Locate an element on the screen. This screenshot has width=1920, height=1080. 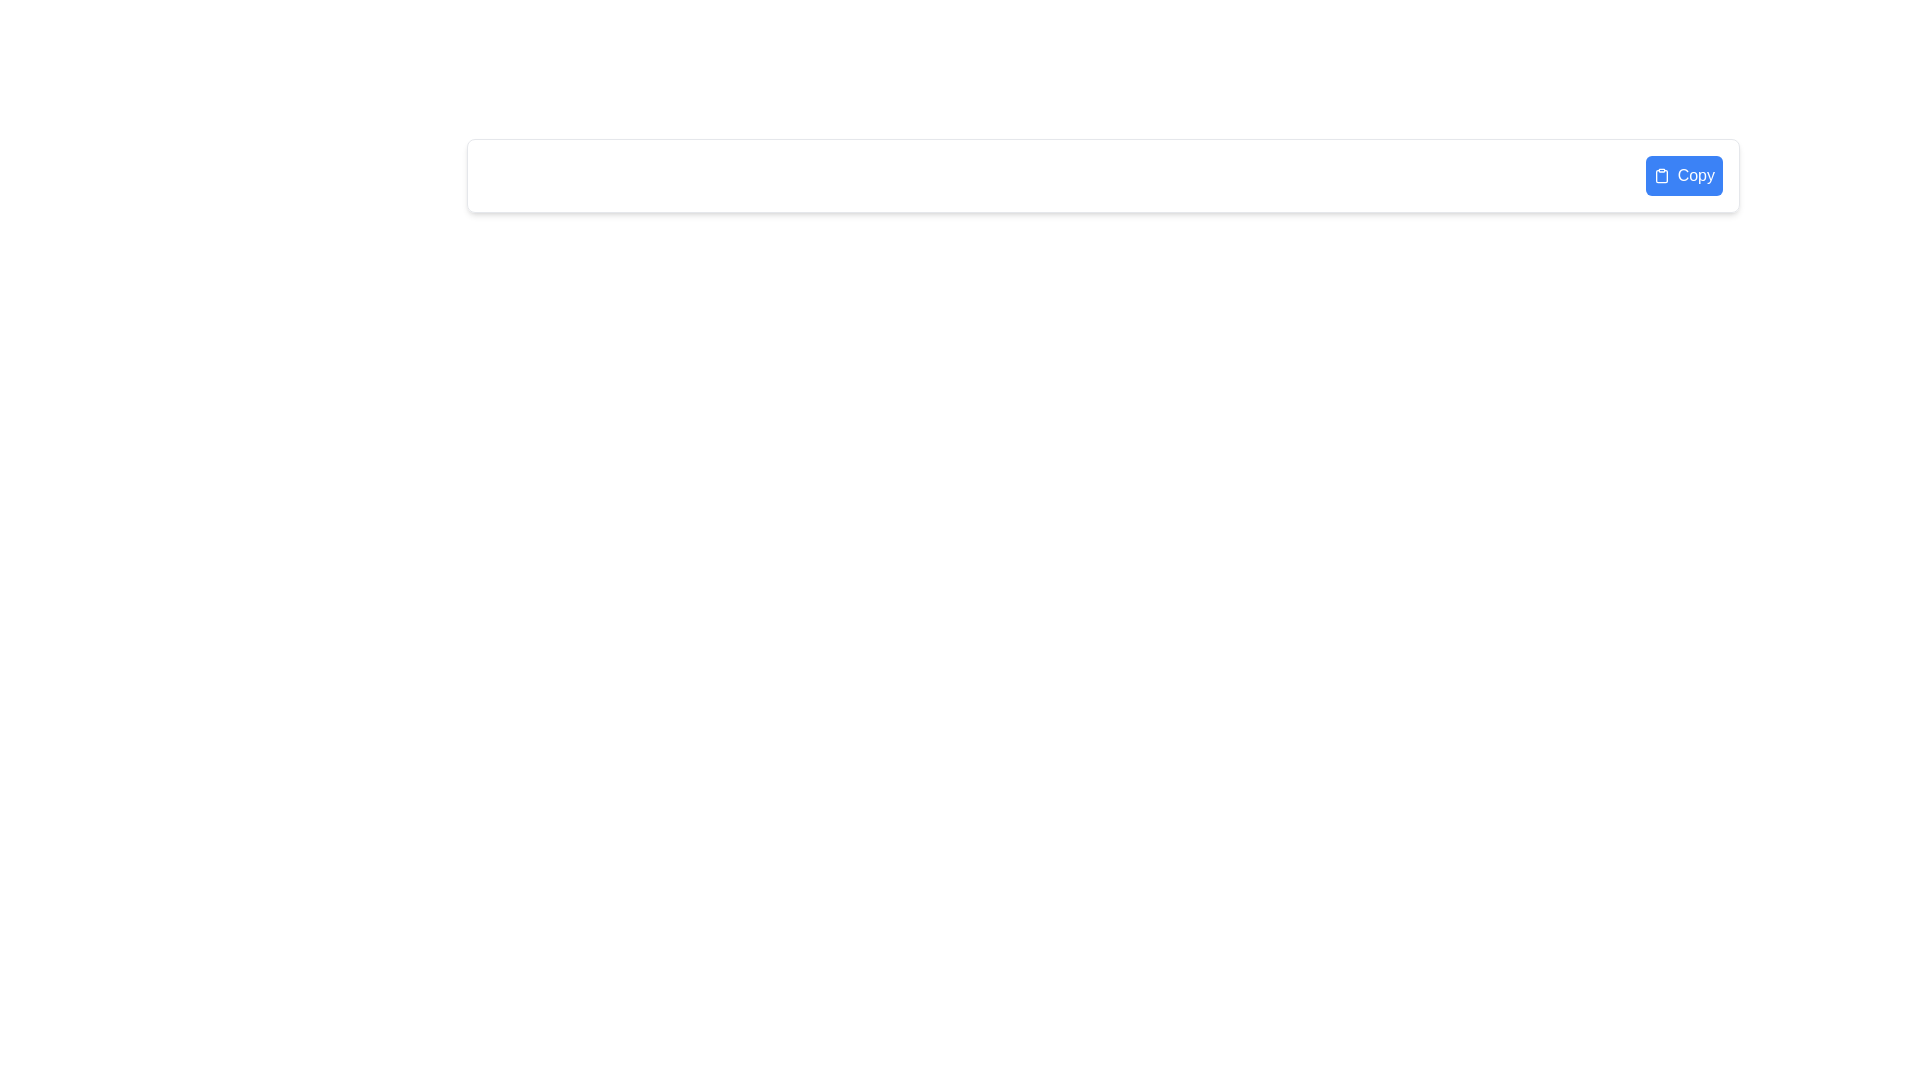
the clipboard icon on the 'Copy' button, which is positioned to the right of a white text input field and is the leftmost component of the button is located at coordinates (1661, 175).